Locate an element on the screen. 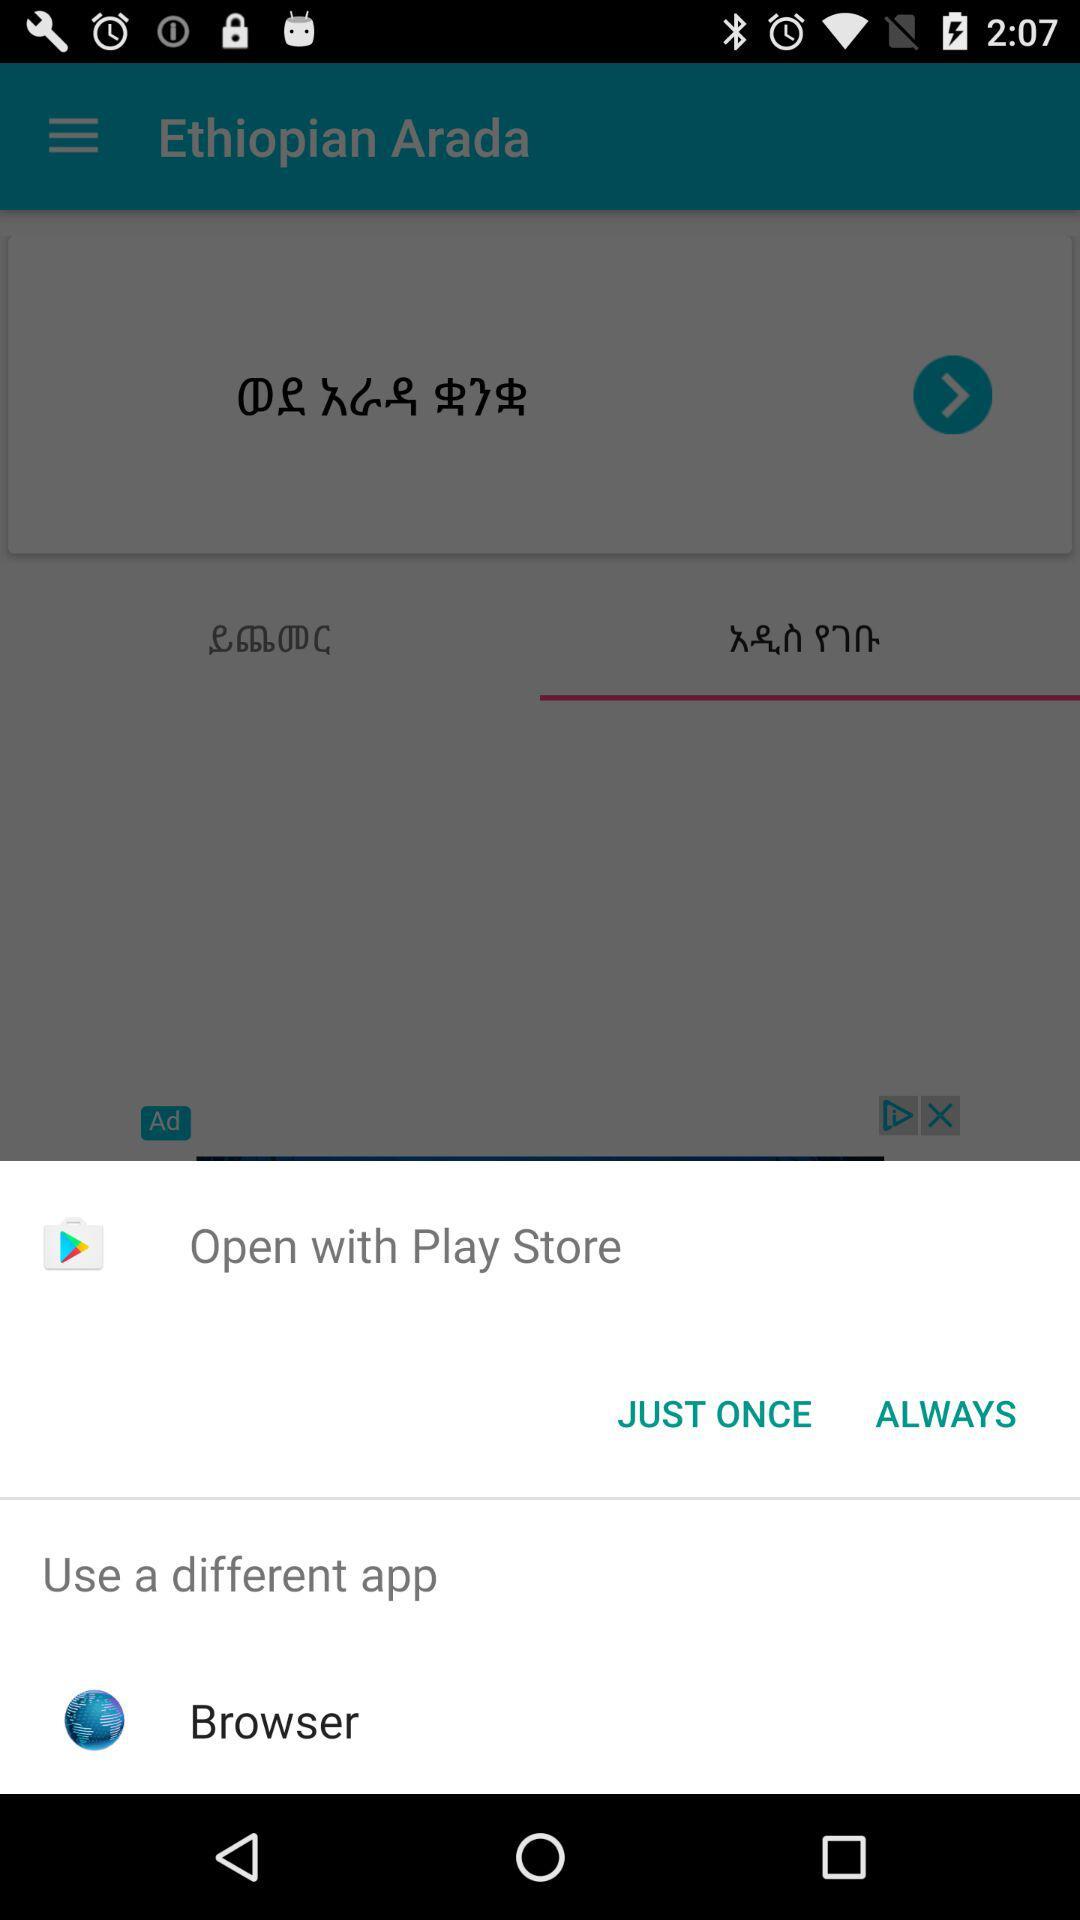  button to the right of the just once icon is located at coordinates (945, 1411).